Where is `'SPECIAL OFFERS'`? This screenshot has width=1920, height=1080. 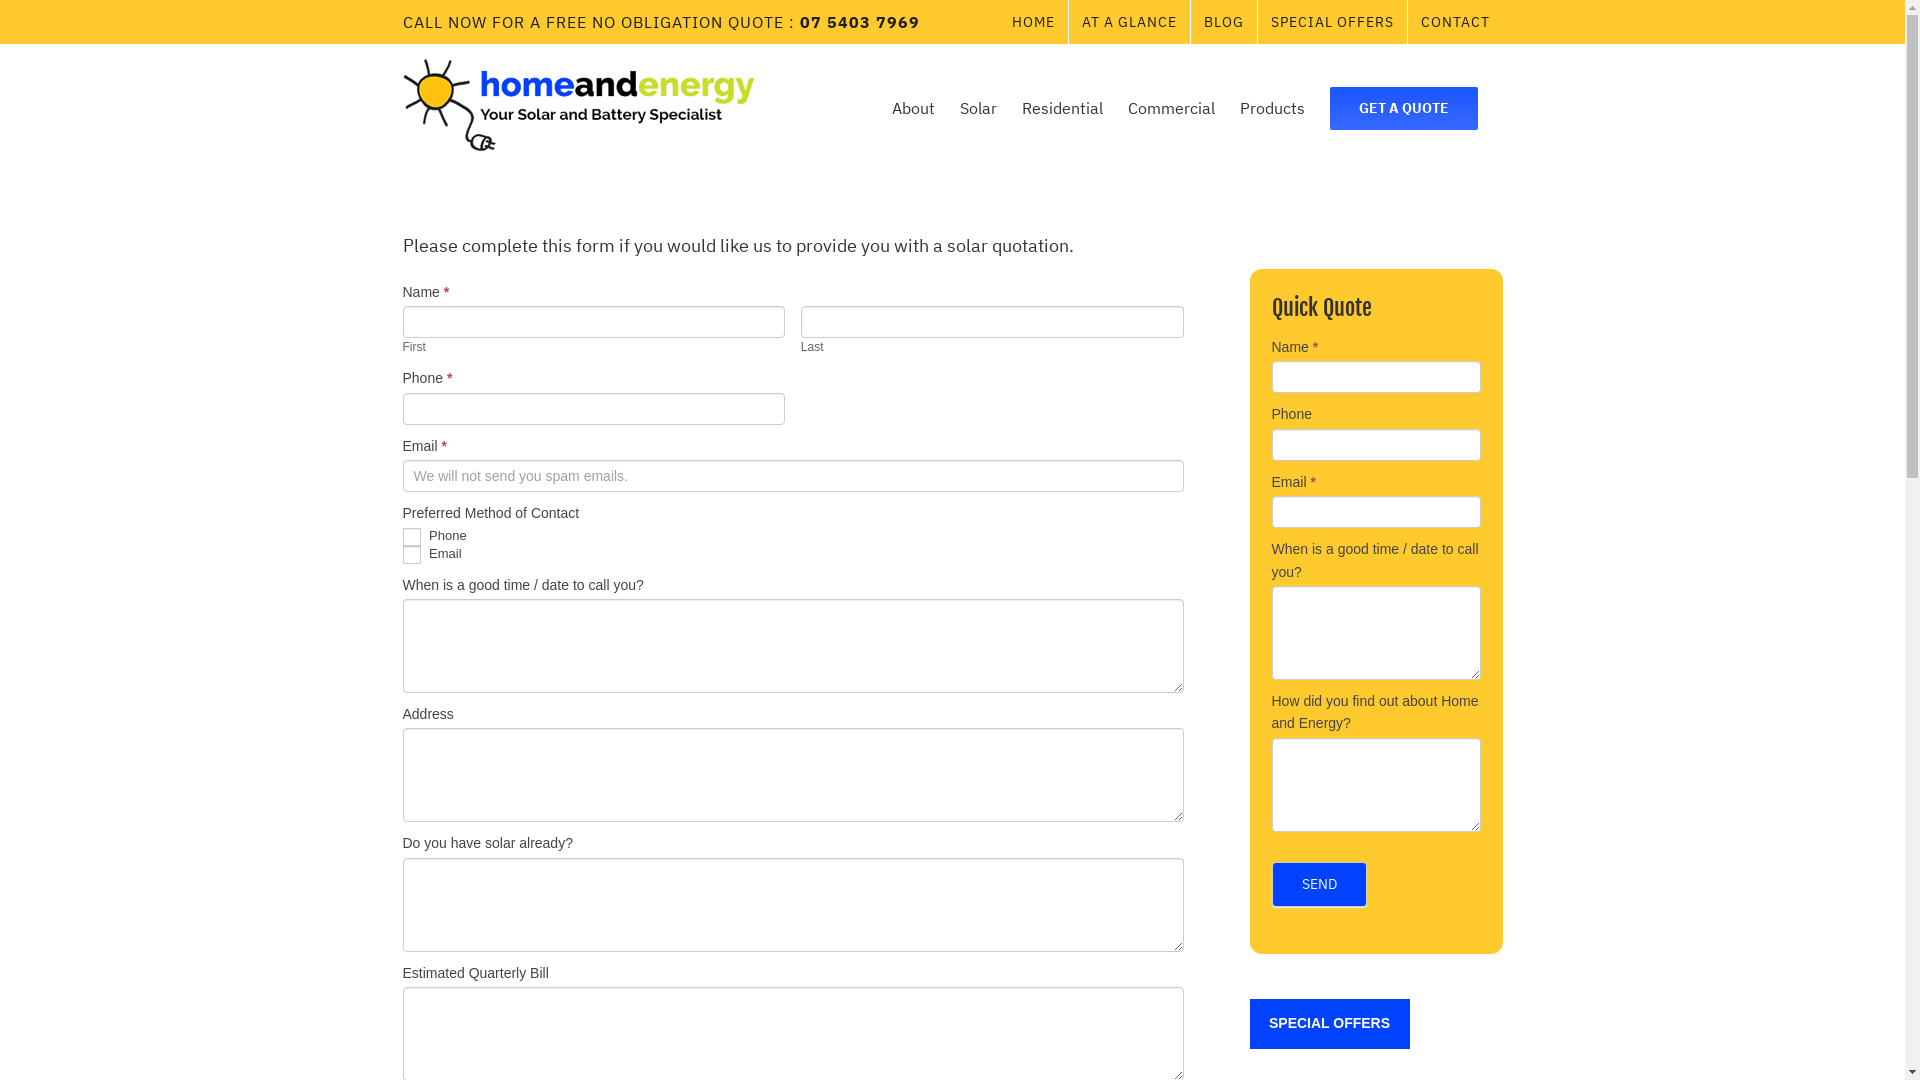
'SPECIAL OFFERS' is located at coordinates (1329, 1023).